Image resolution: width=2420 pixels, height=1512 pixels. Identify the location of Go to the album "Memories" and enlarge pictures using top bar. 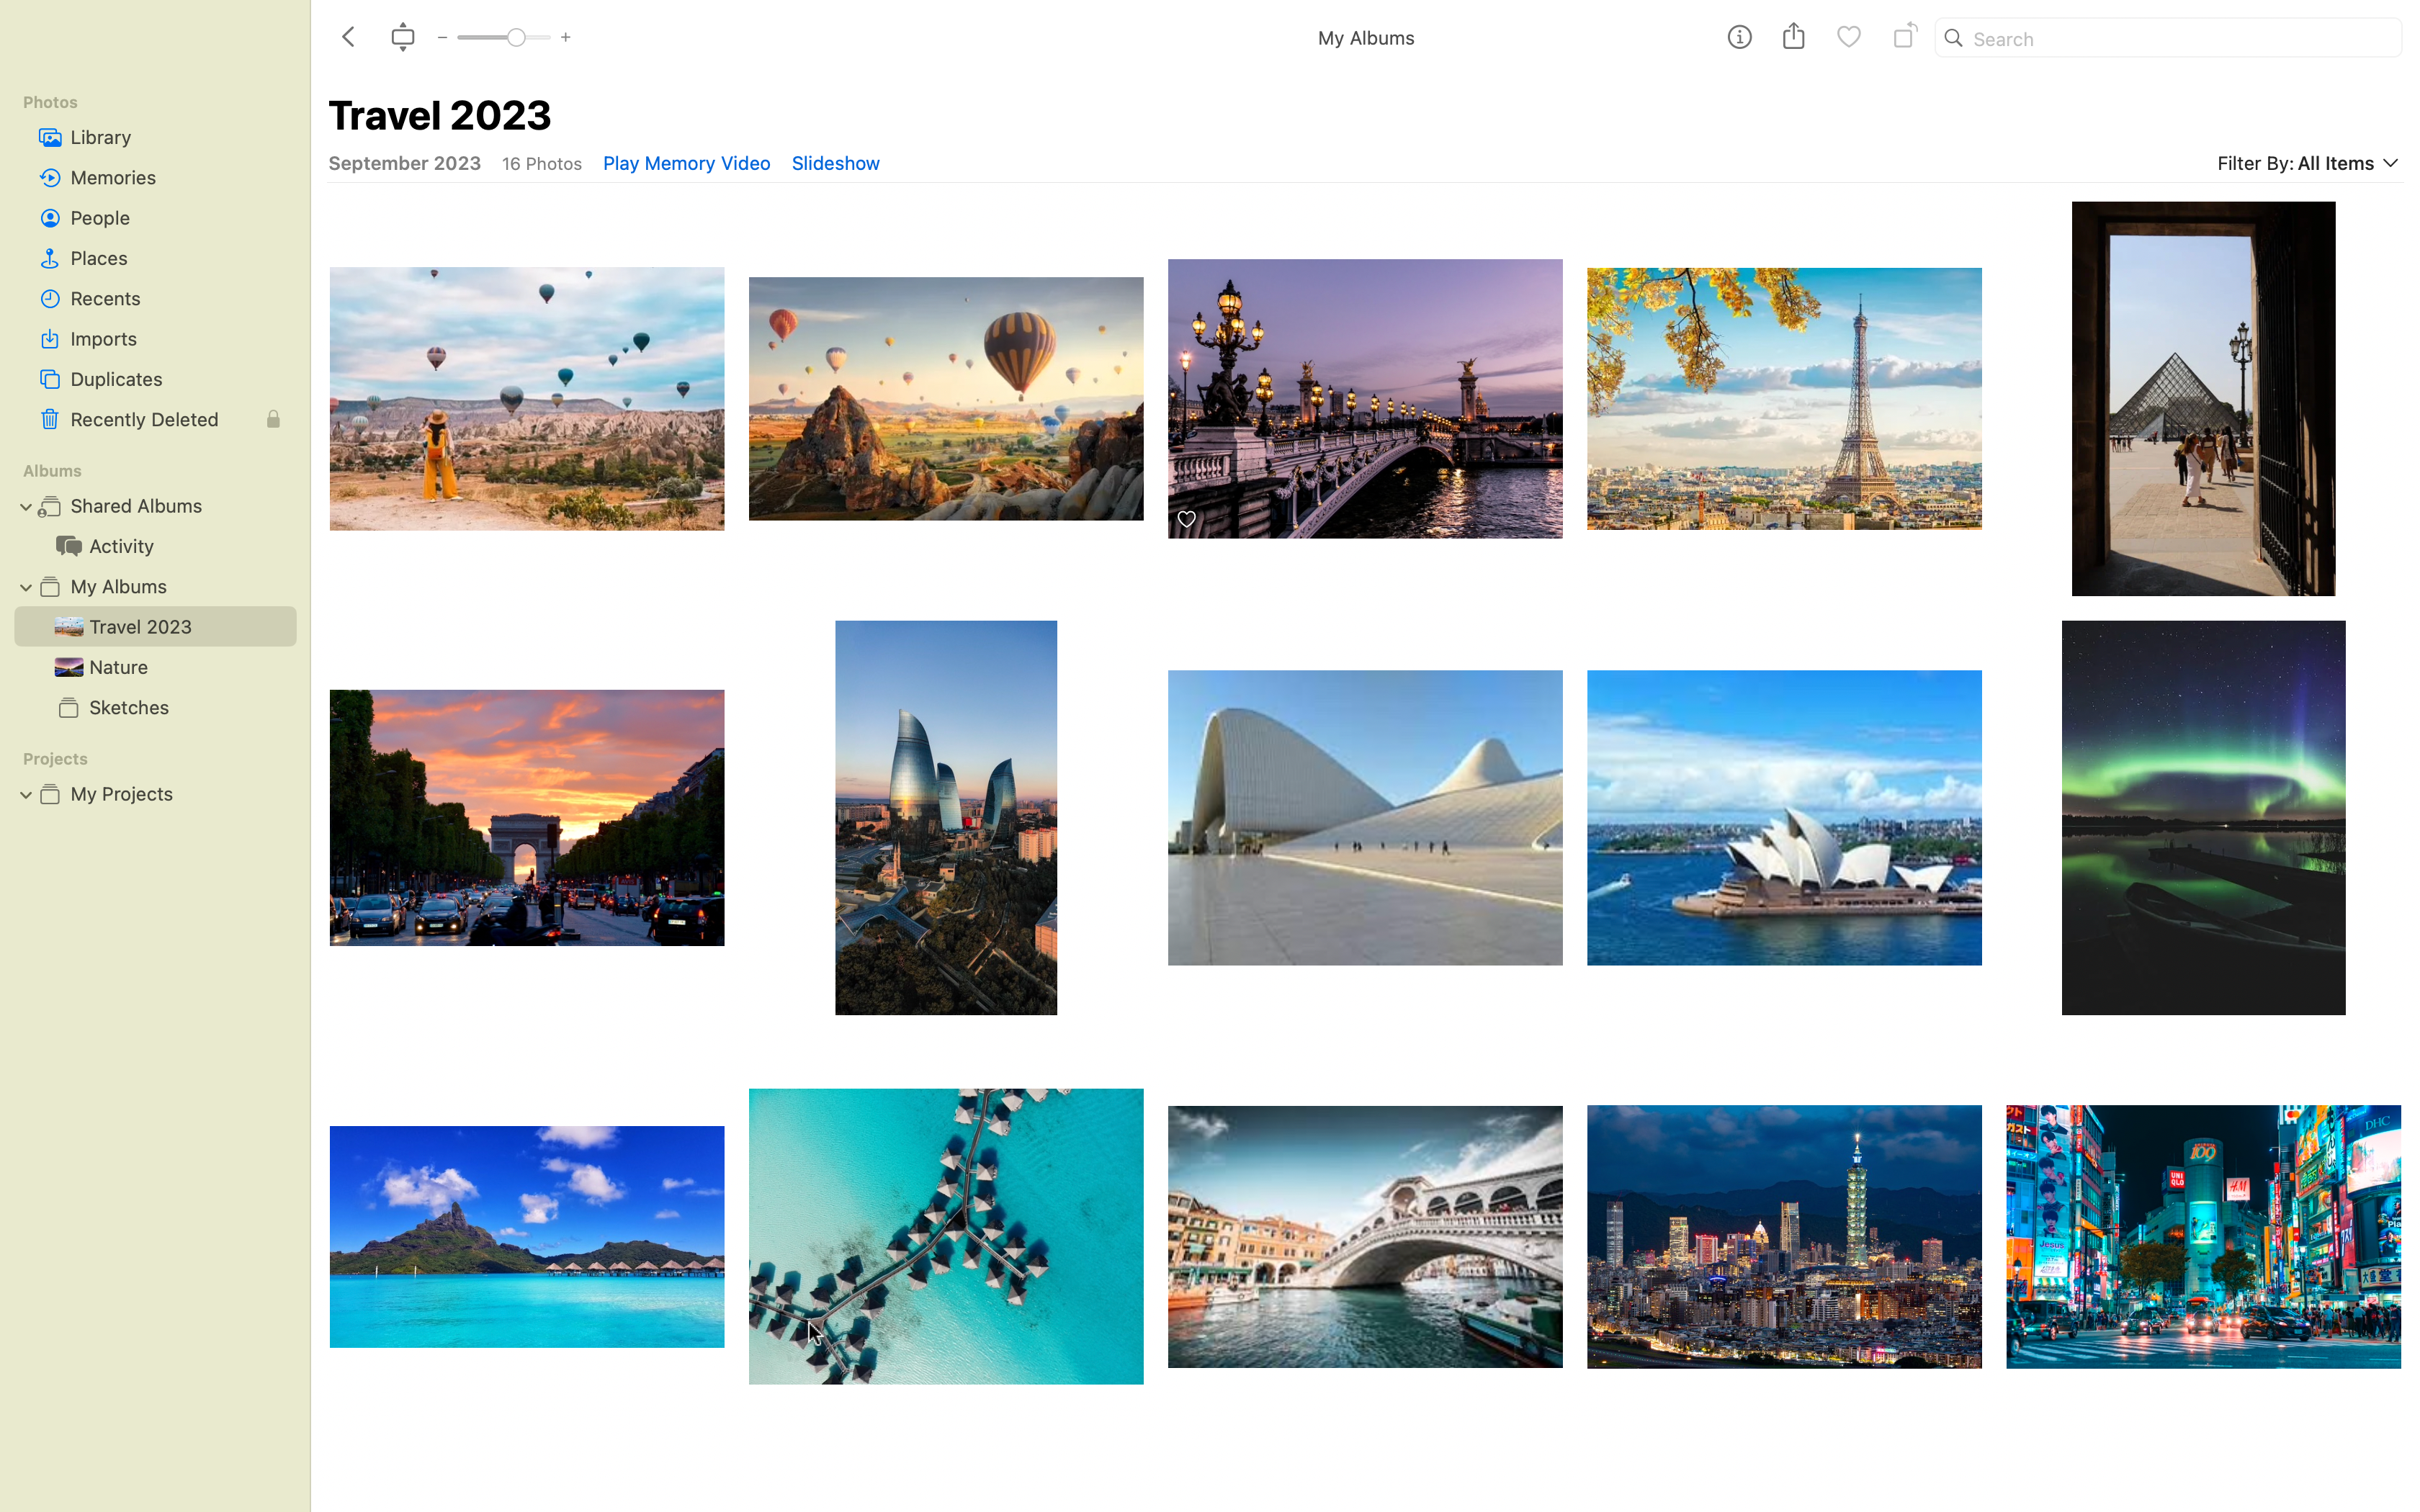
(153, 176).